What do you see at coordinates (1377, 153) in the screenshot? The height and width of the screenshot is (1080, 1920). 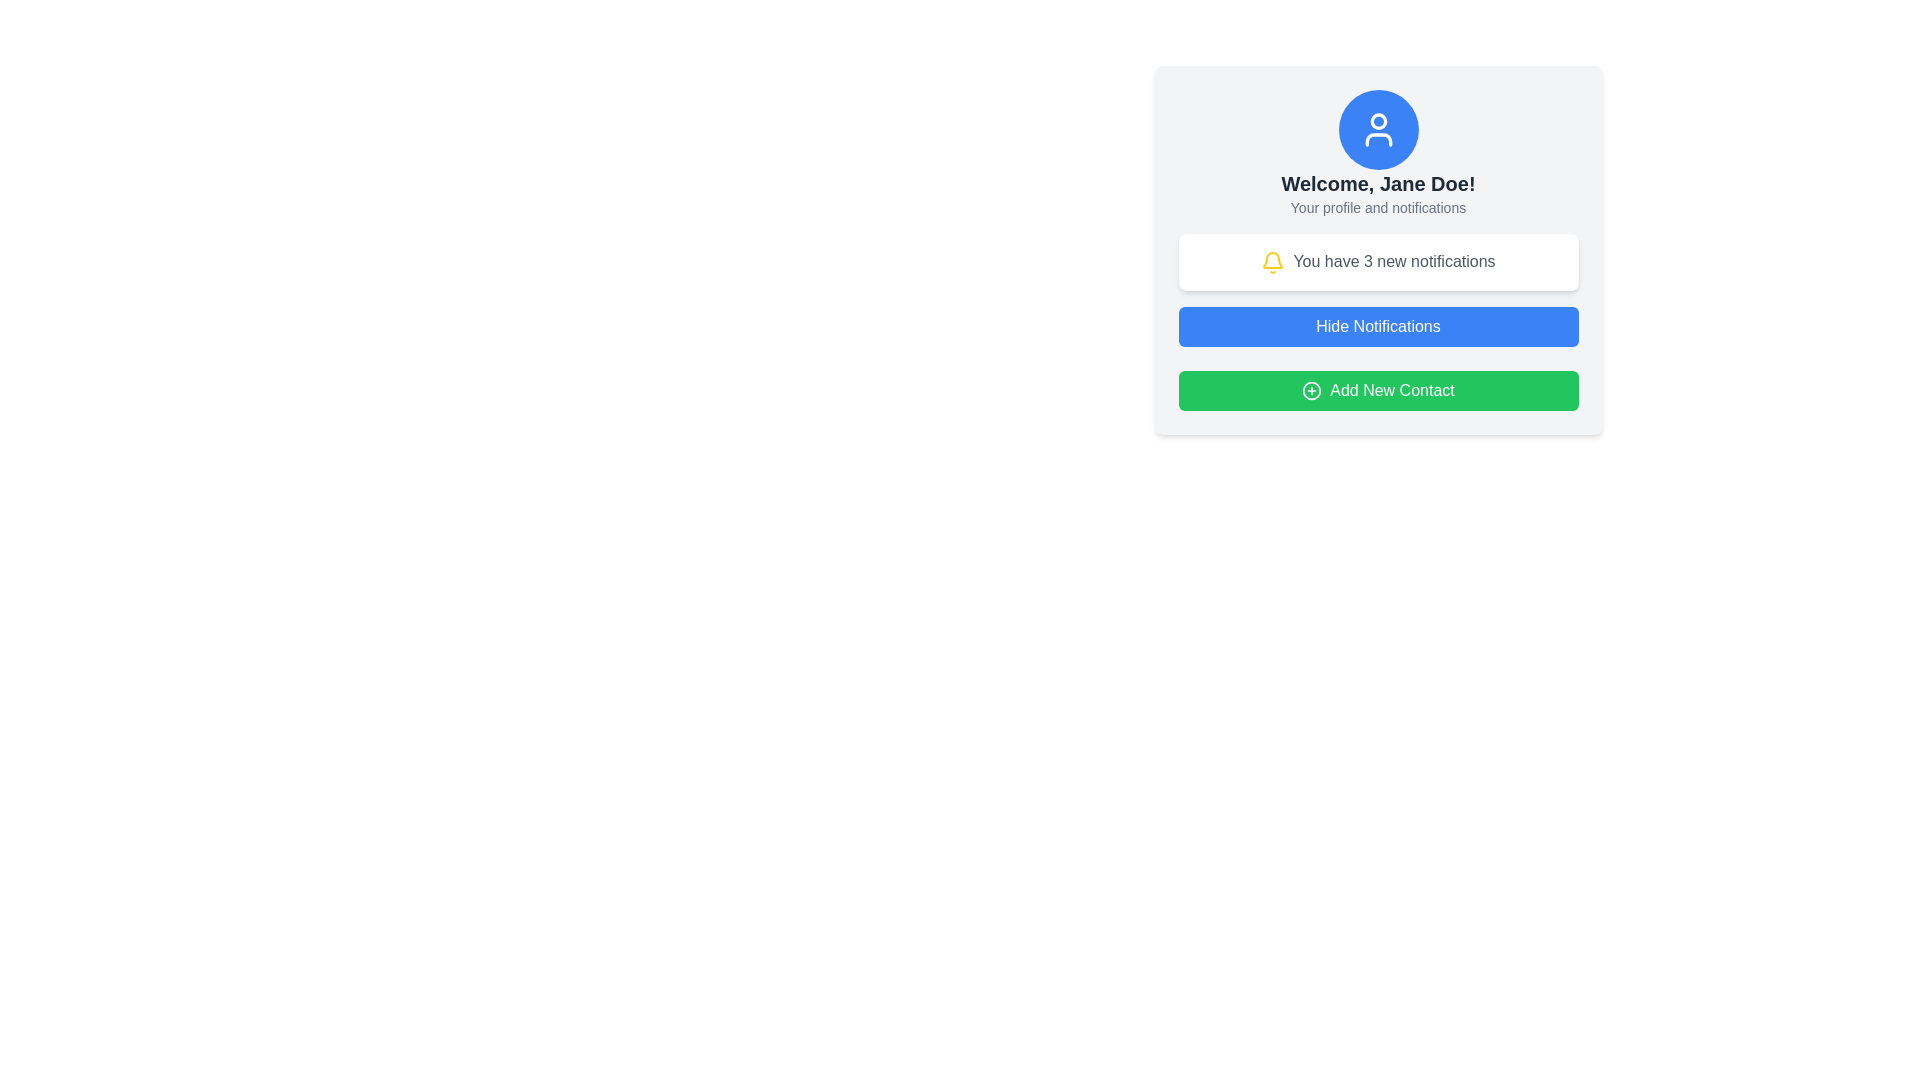 I see `the informational display component that shows 'Welcome, Jane Doe!' with a user icon at the top` at bounding box center [1377, 153].